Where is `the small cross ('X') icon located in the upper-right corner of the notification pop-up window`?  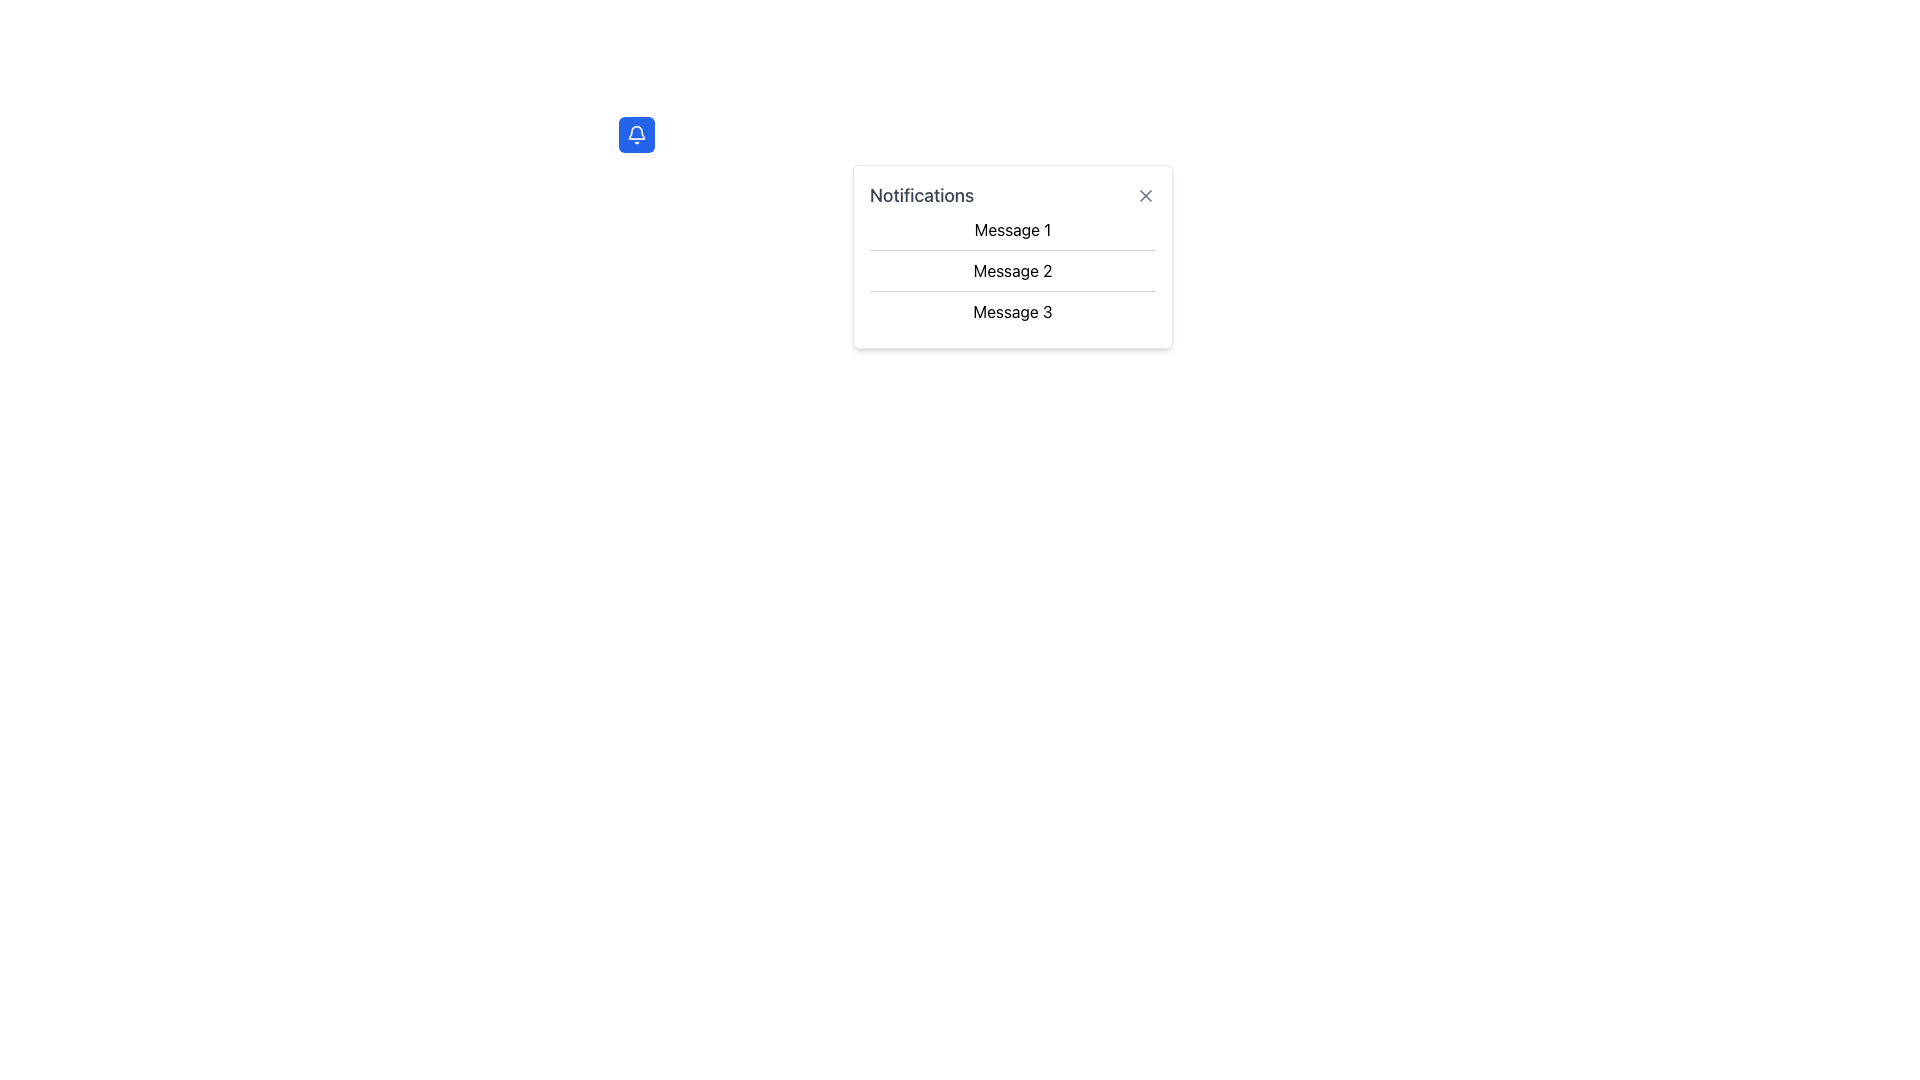
the small cross ('X') icon located in the upper-right corner of the notification pop-up window is located at coordinates (1146, 196).